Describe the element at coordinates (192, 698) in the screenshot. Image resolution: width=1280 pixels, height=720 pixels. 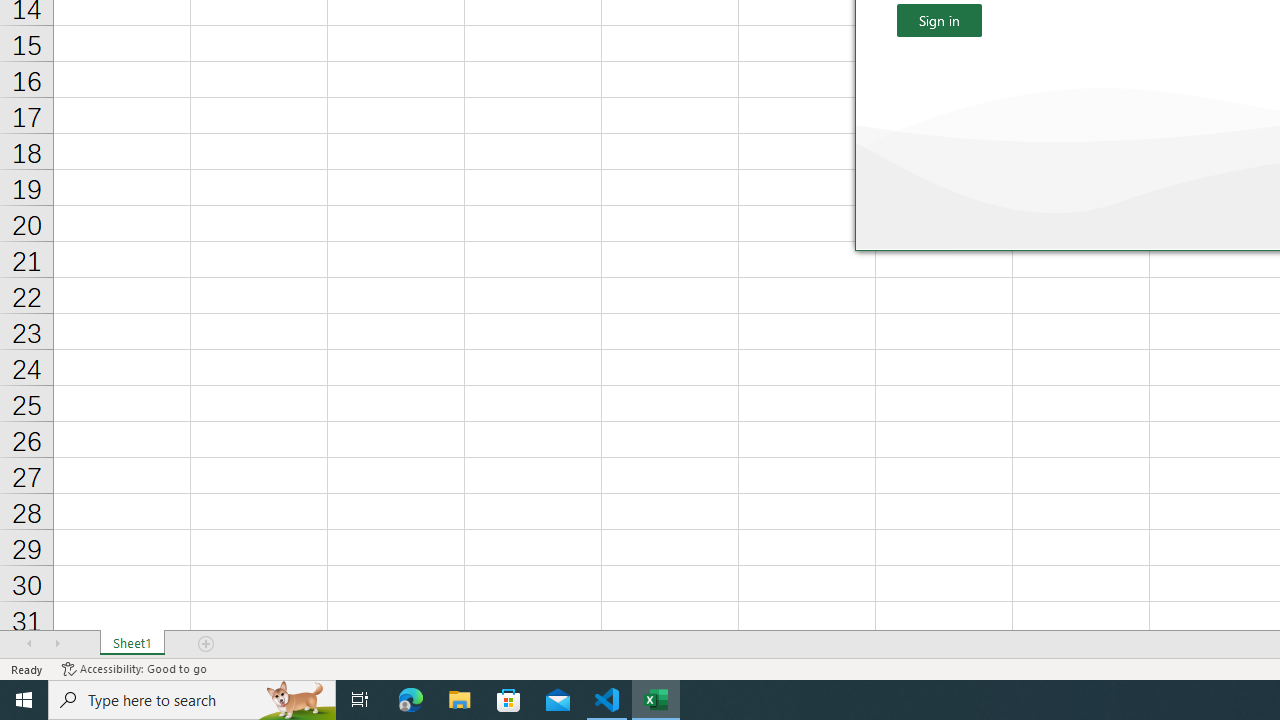
I see `'Type here to search'` at that location.